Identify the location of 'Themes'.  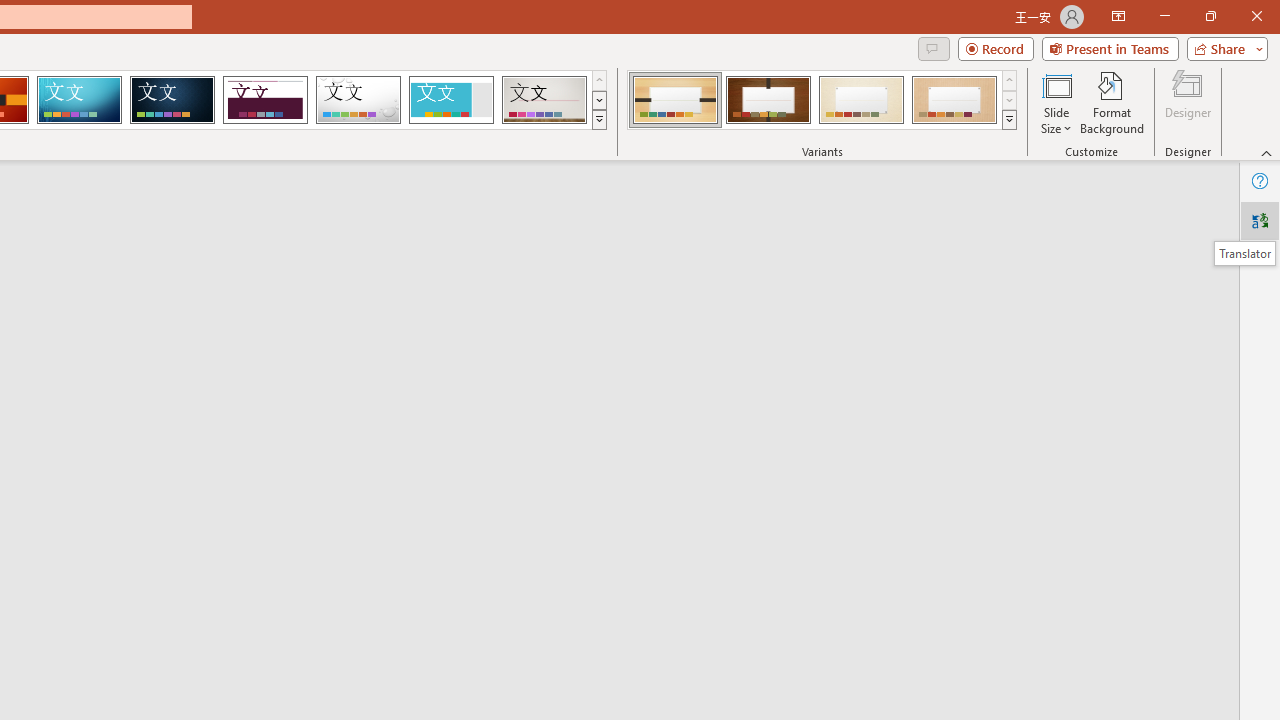
(598, 120).